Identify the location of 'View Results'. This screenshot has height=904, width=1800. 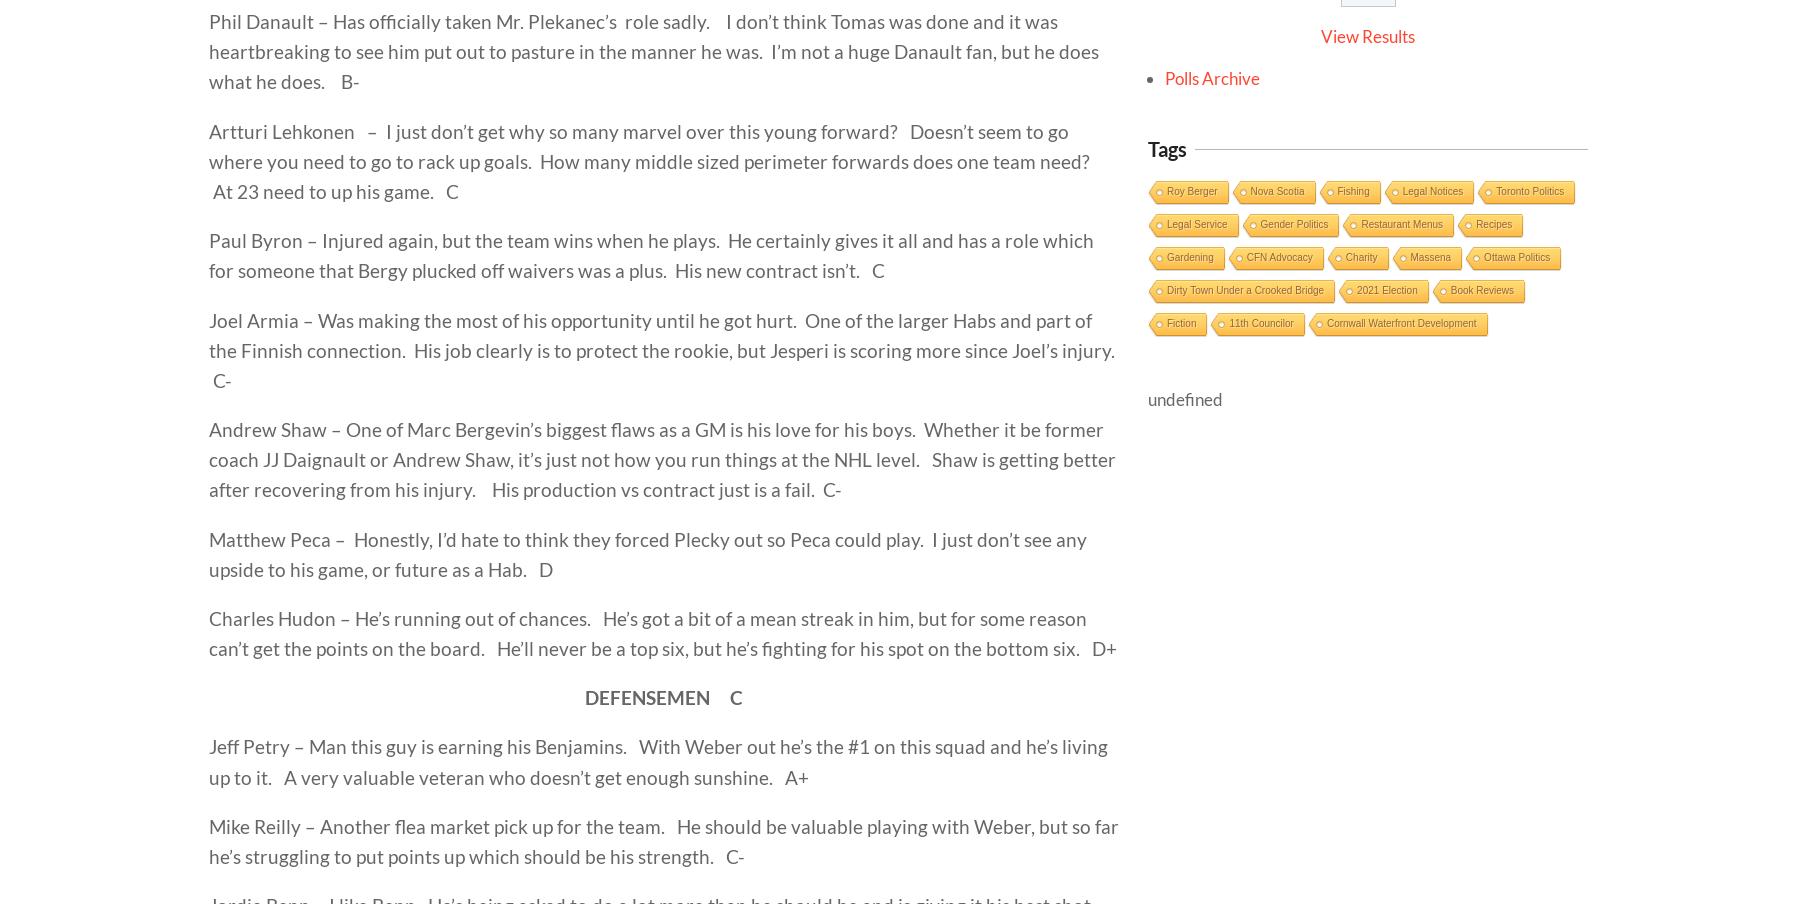
(1367, 34).